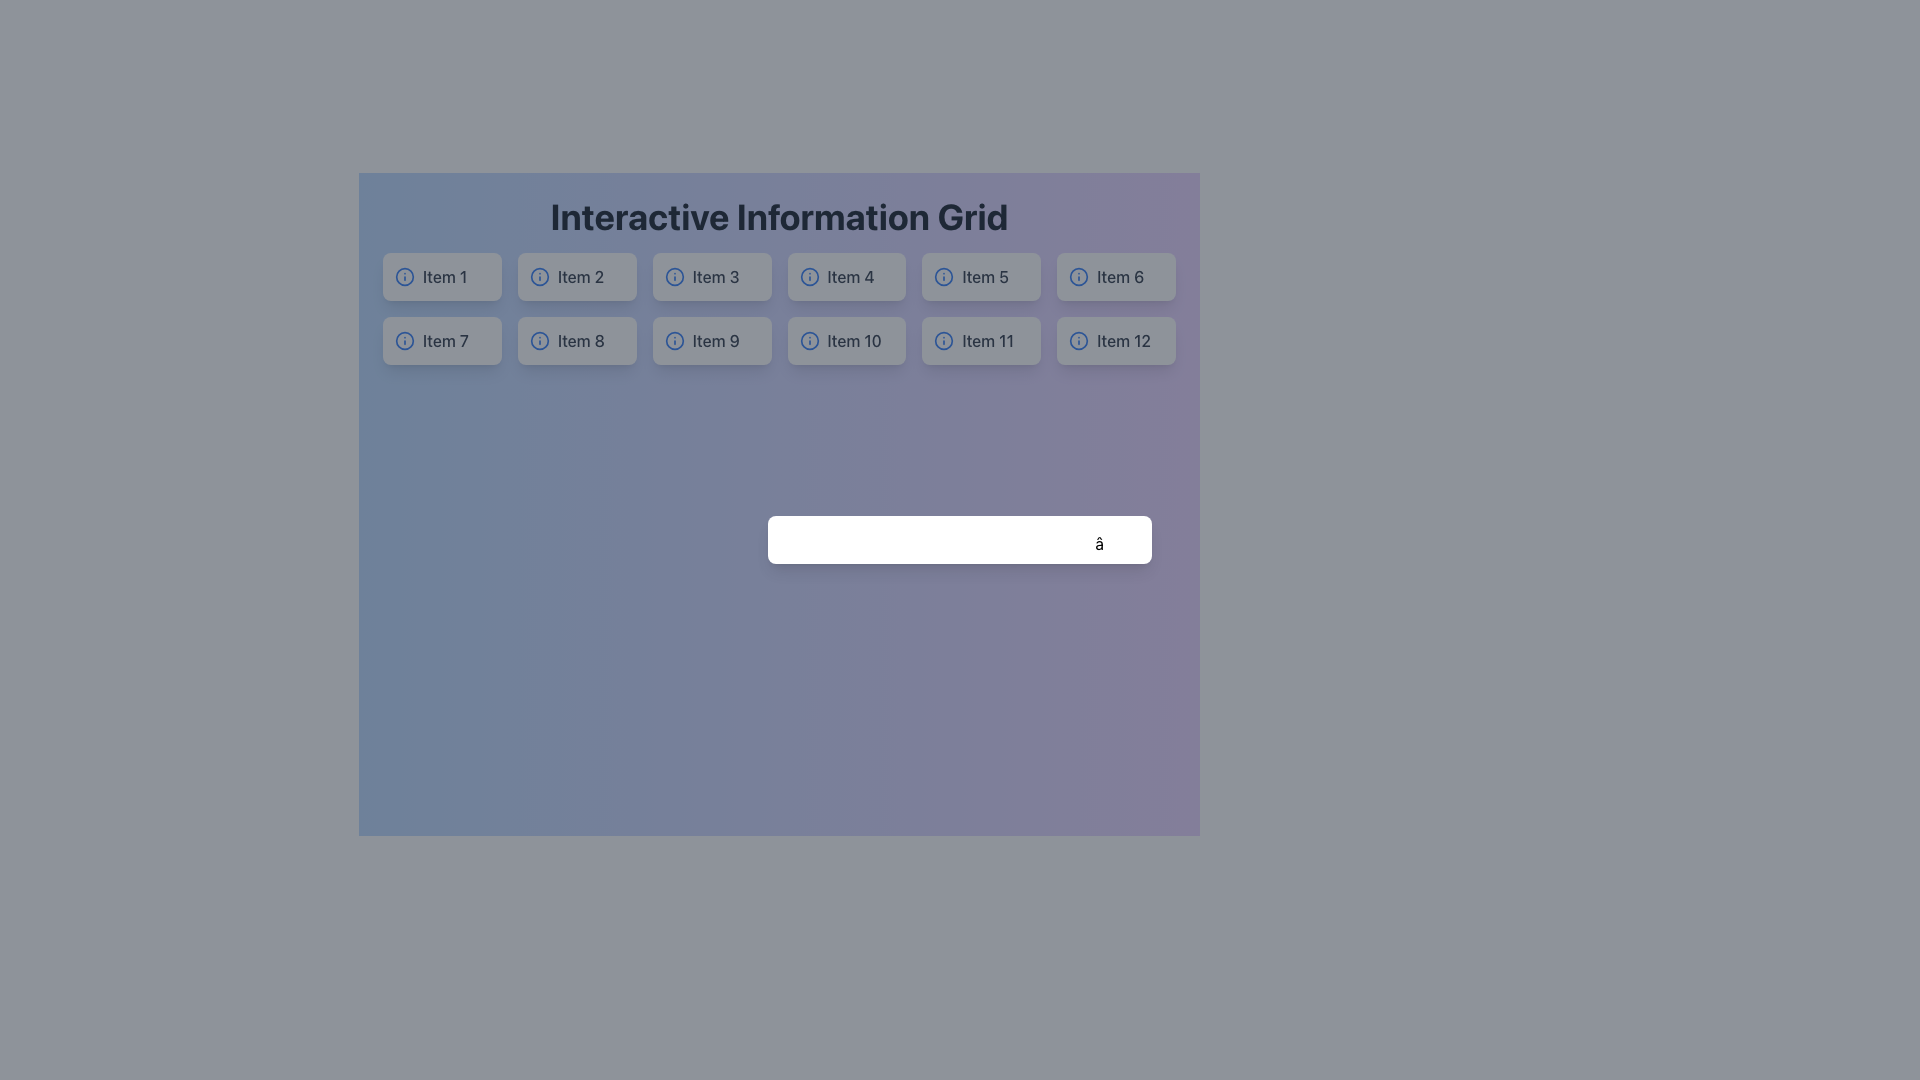 This screenshot has height=1080, width=1920. Describe the element at coordinates (981, 339) in the screenshot. I see `the clickable button labeled 'Item 11' which is positioned in the second row, fifth column of the grid layout` at that location.